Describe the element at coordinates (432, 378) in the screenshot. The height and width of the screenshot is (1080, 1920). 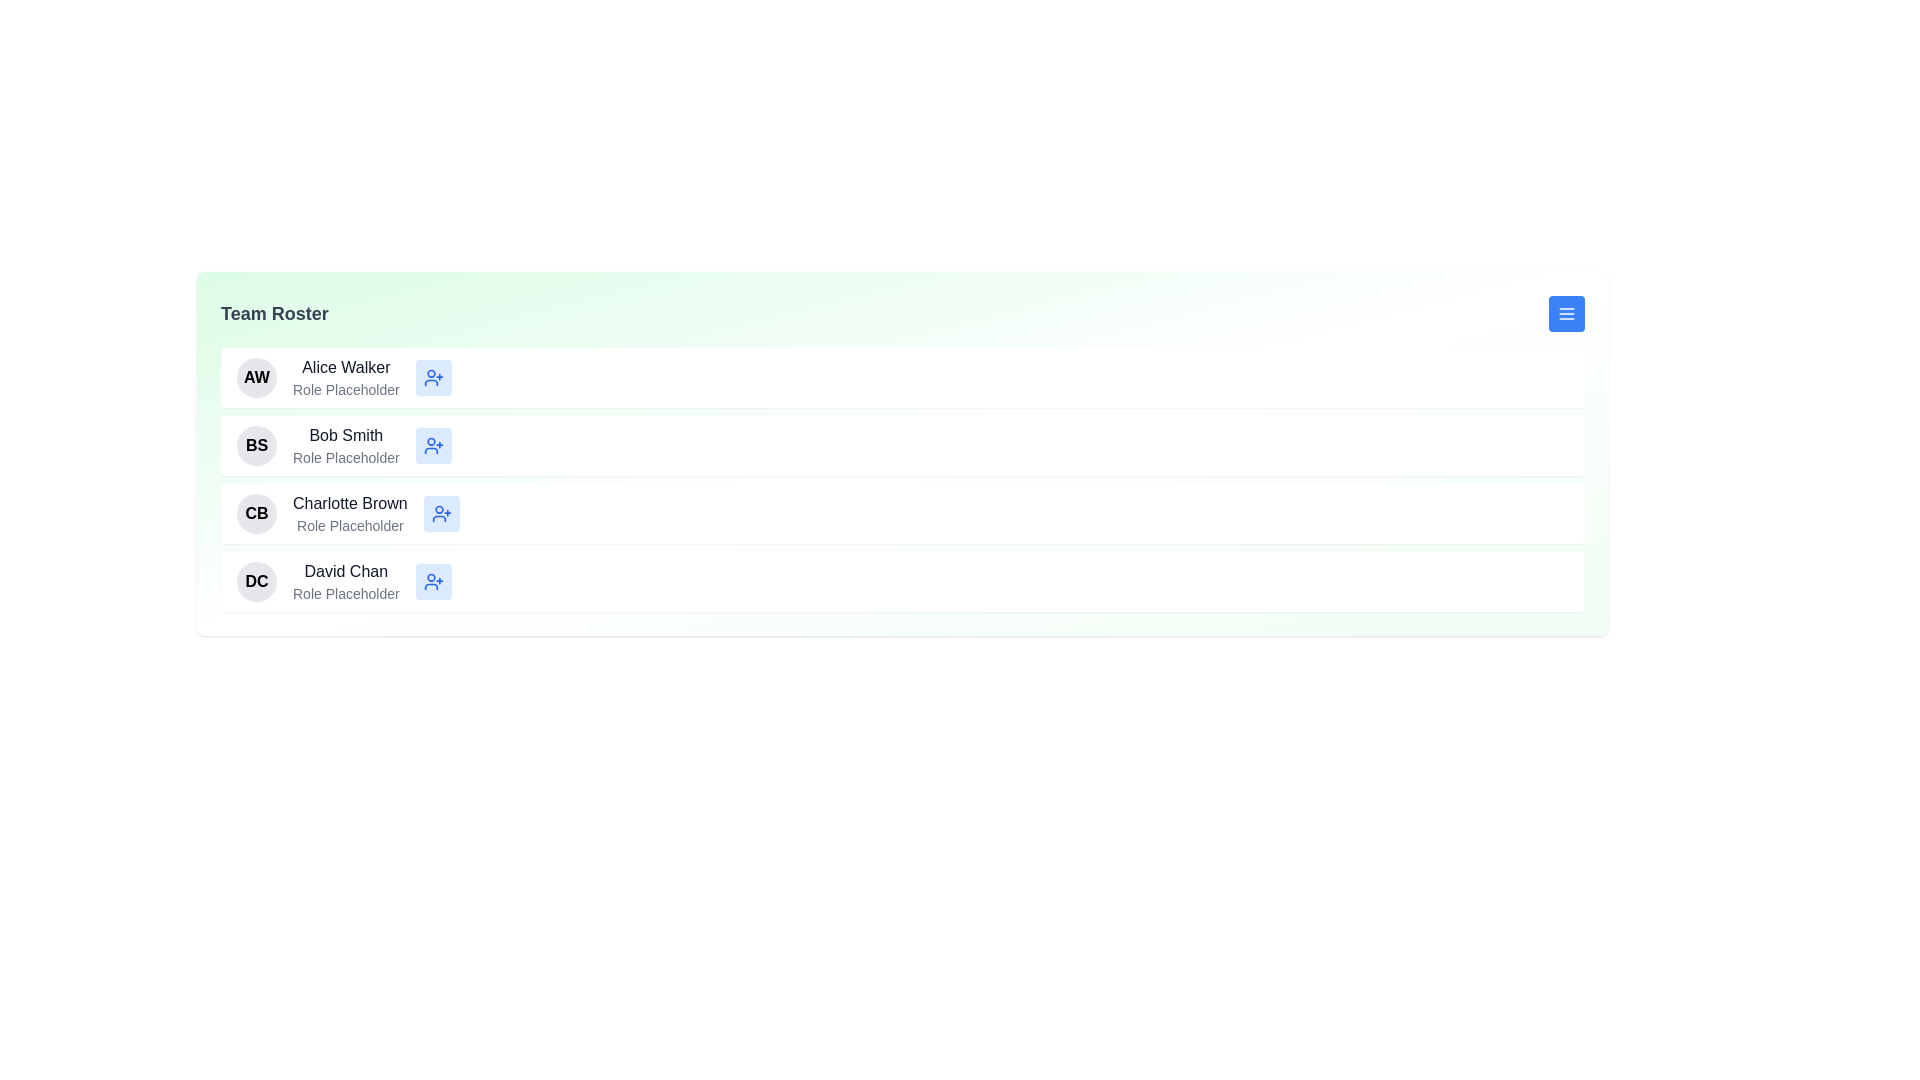
I see `the blue icon button resembling a person with a plus sign located to the right of the list item for Alice Walker` at that location.